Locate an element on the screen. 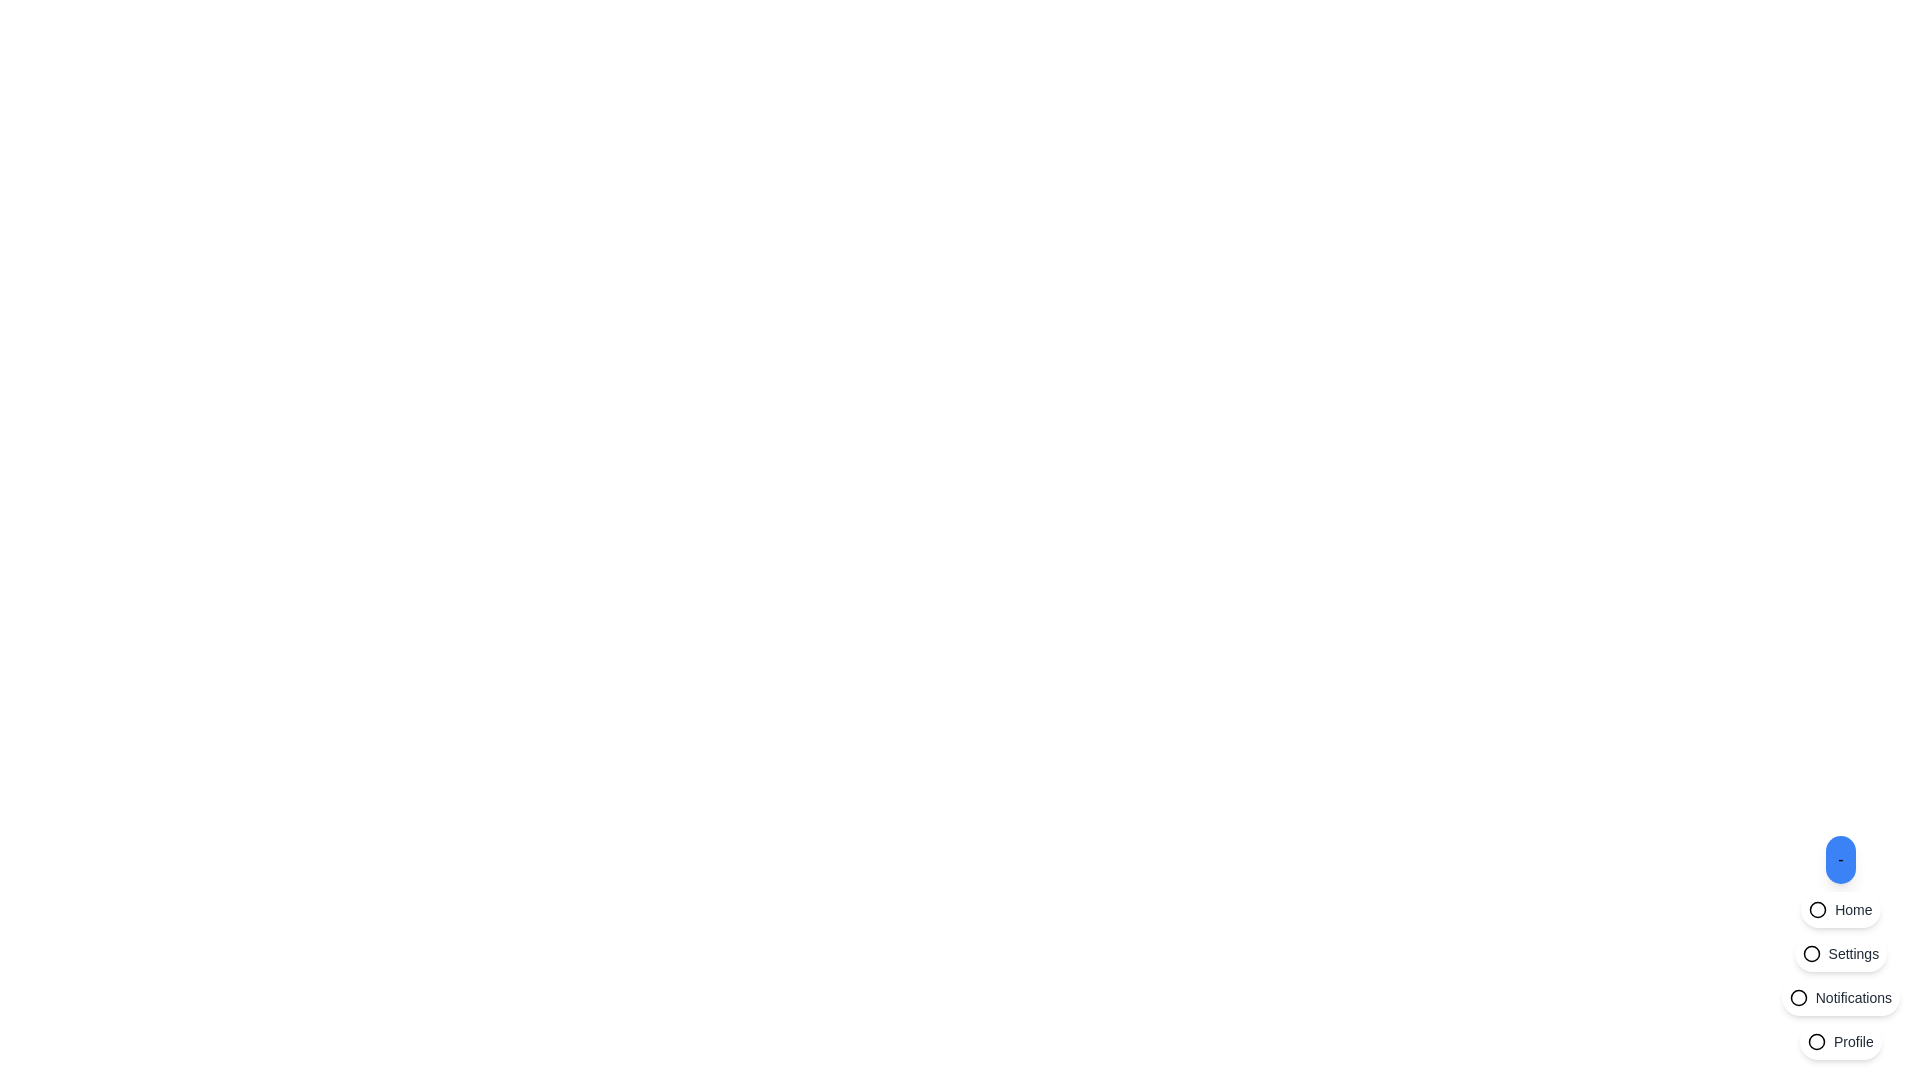  the SVG circle element, which is the second button in the horizontal menu located at the lower right corner of the interface is located at coordinates (1818, 910).